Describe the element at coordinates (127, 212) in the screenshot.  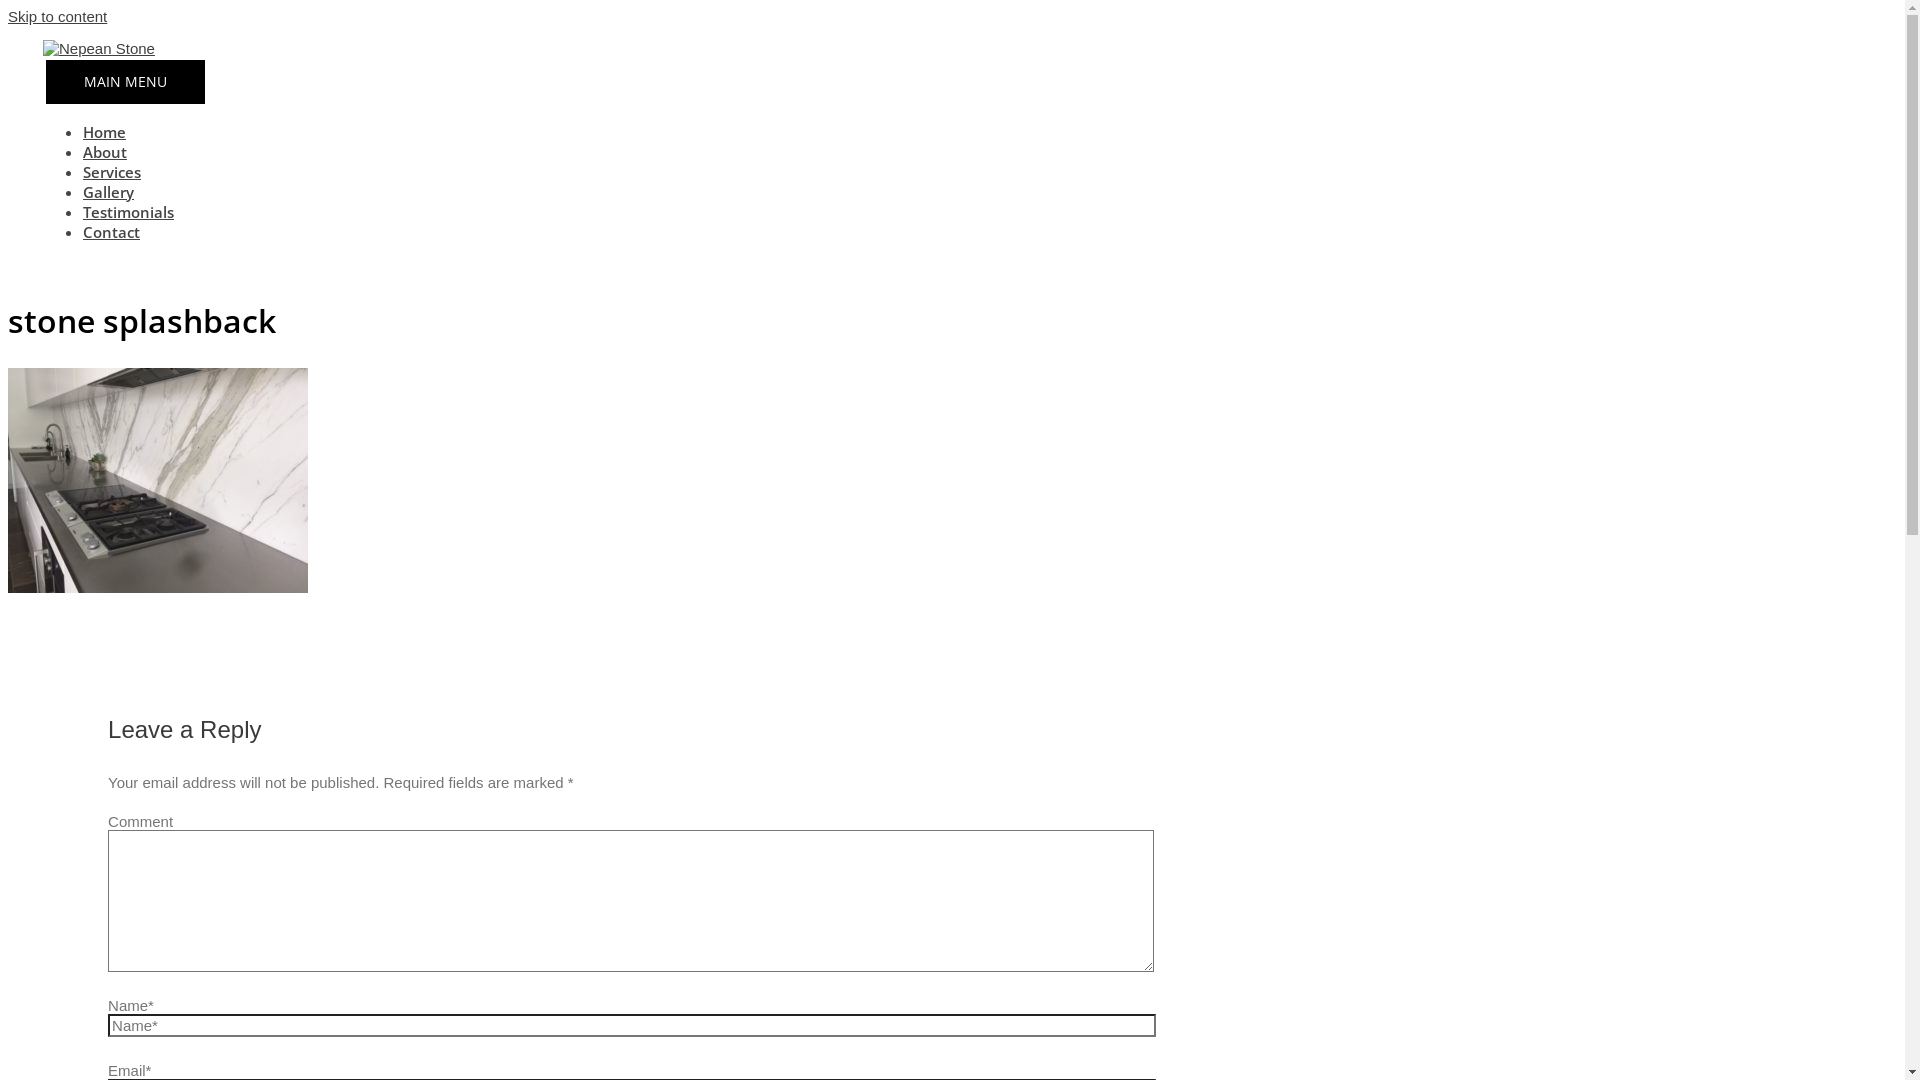
I see `'Testimonials'` at that location.